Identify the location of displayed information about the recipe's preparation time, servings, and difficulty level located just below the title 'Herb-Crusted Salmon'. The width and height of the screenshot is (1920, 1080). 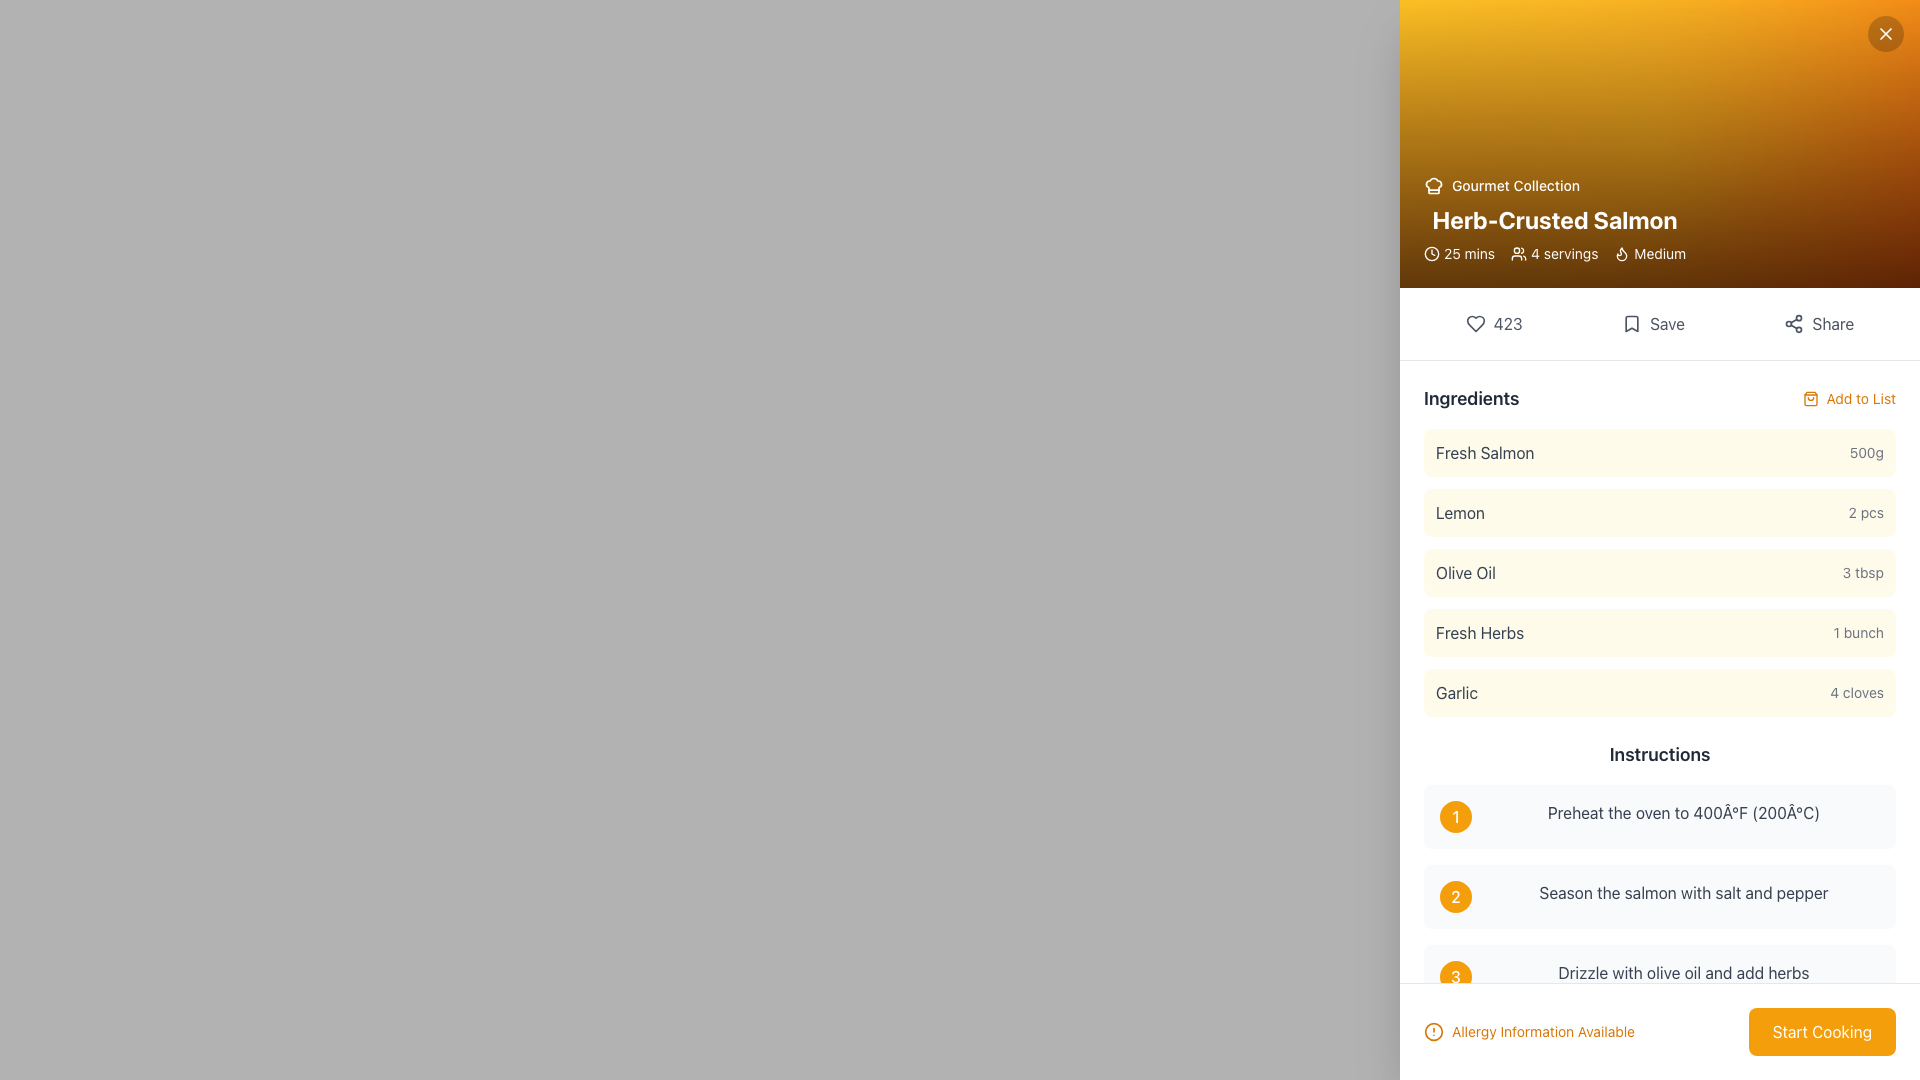
(1554, 253).